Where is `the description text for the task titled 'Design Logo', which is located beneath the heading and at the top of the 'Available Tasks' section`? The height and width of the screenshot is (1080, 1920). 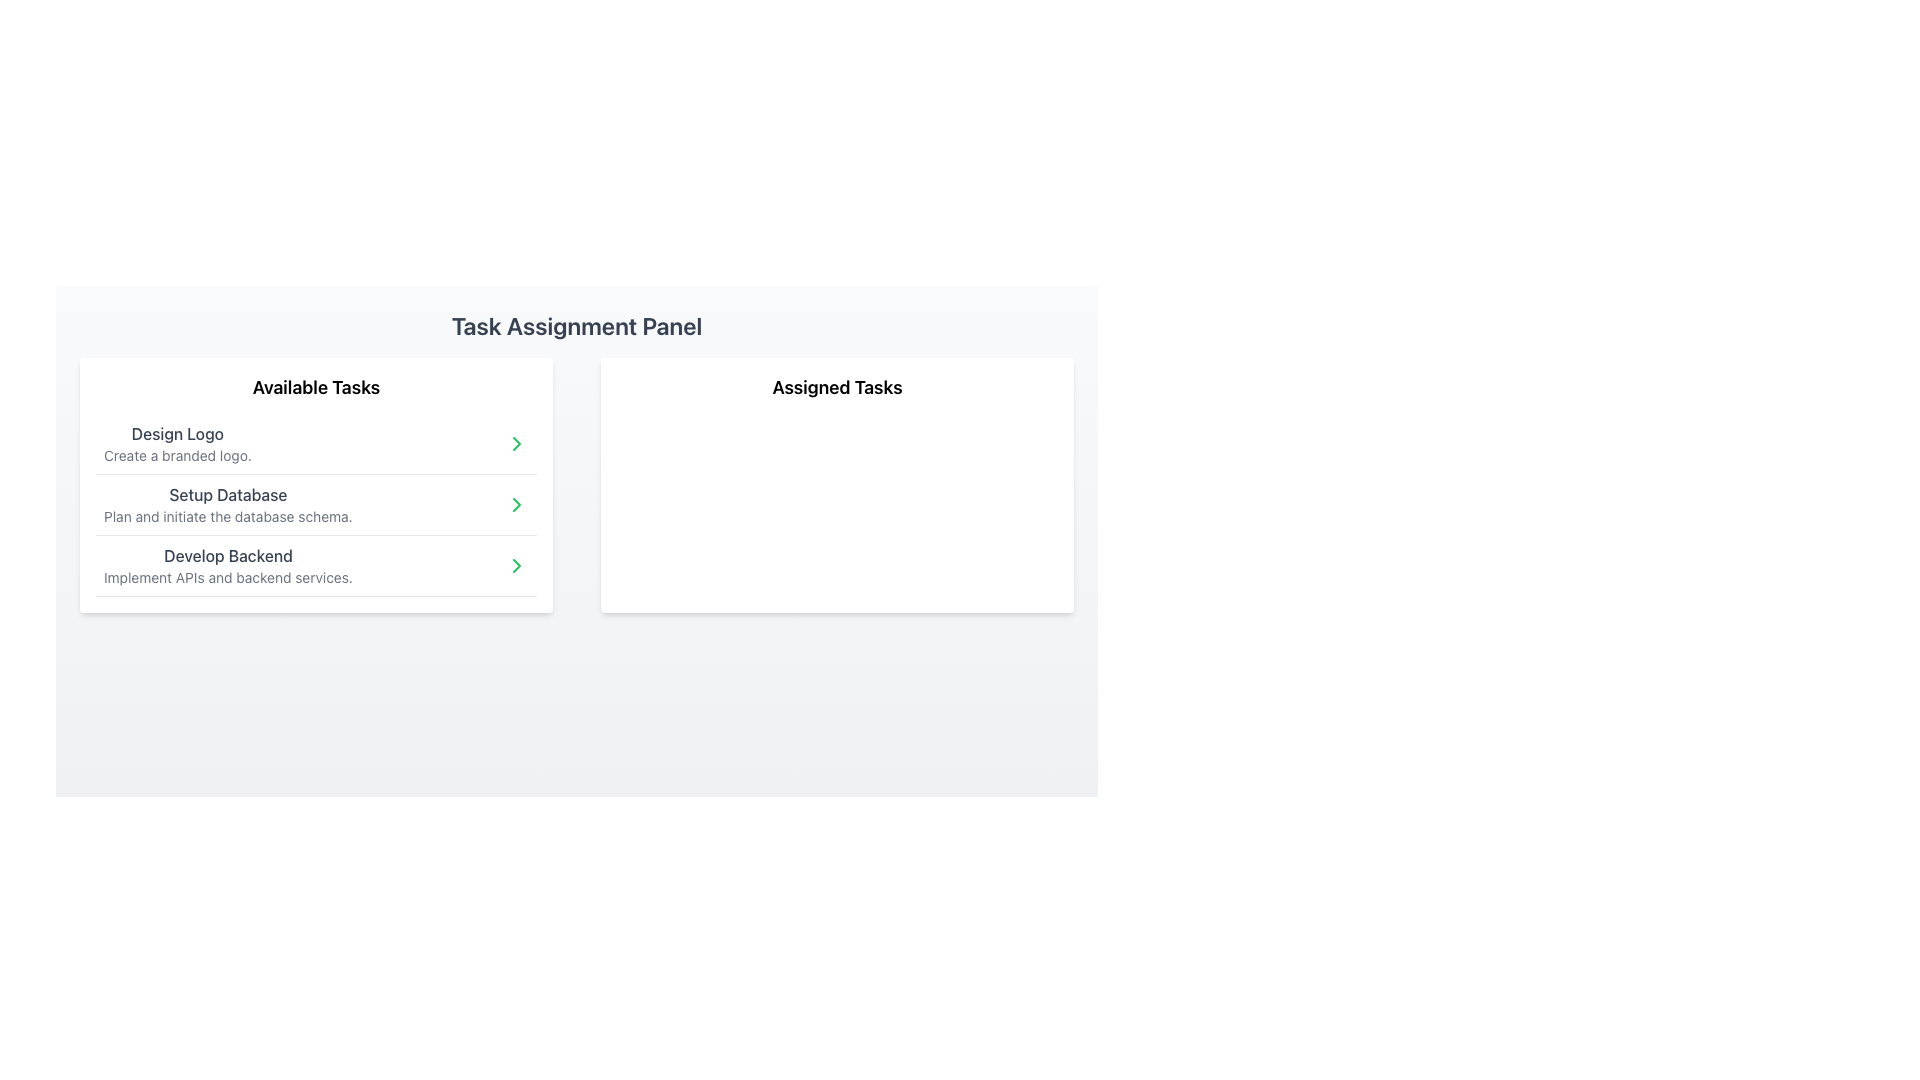
the description text for the task titled 'Design Logo', which is located beneath the heading and at the top of the 'Available Tasks' section is located at coordinates (177, 455).